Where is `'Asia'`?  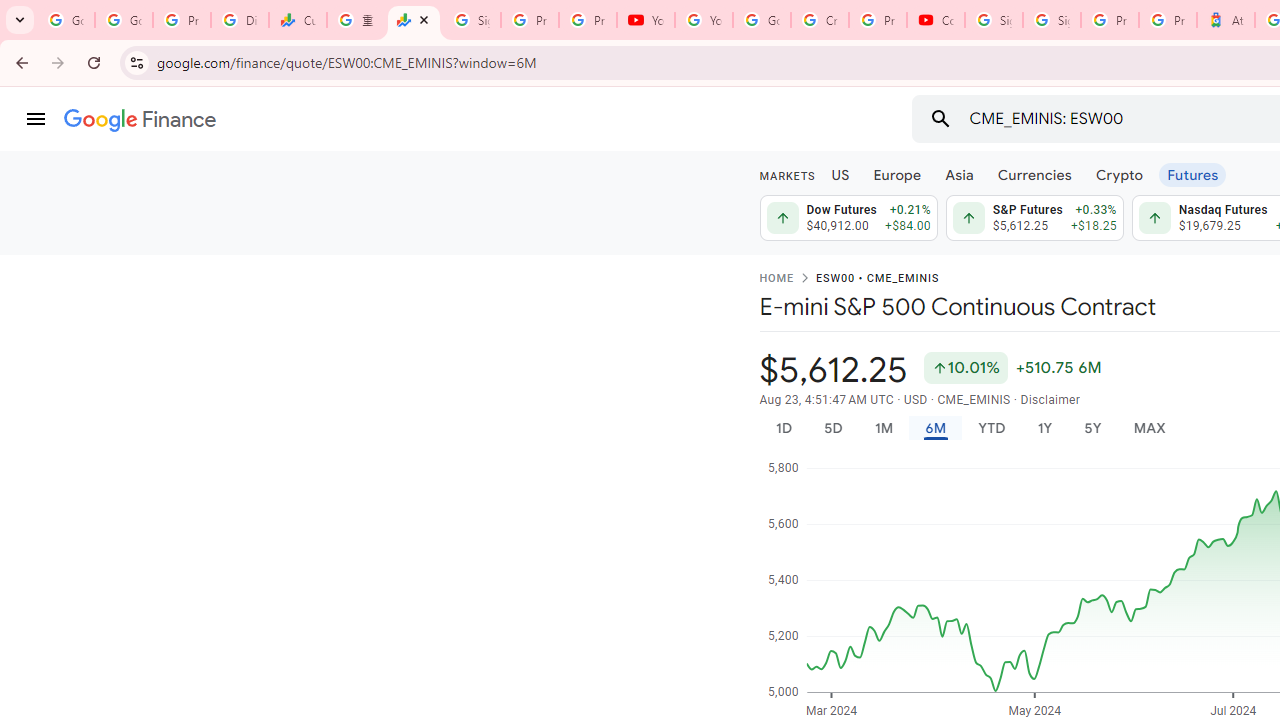 'Asia' is located at coordinates (958, 173).